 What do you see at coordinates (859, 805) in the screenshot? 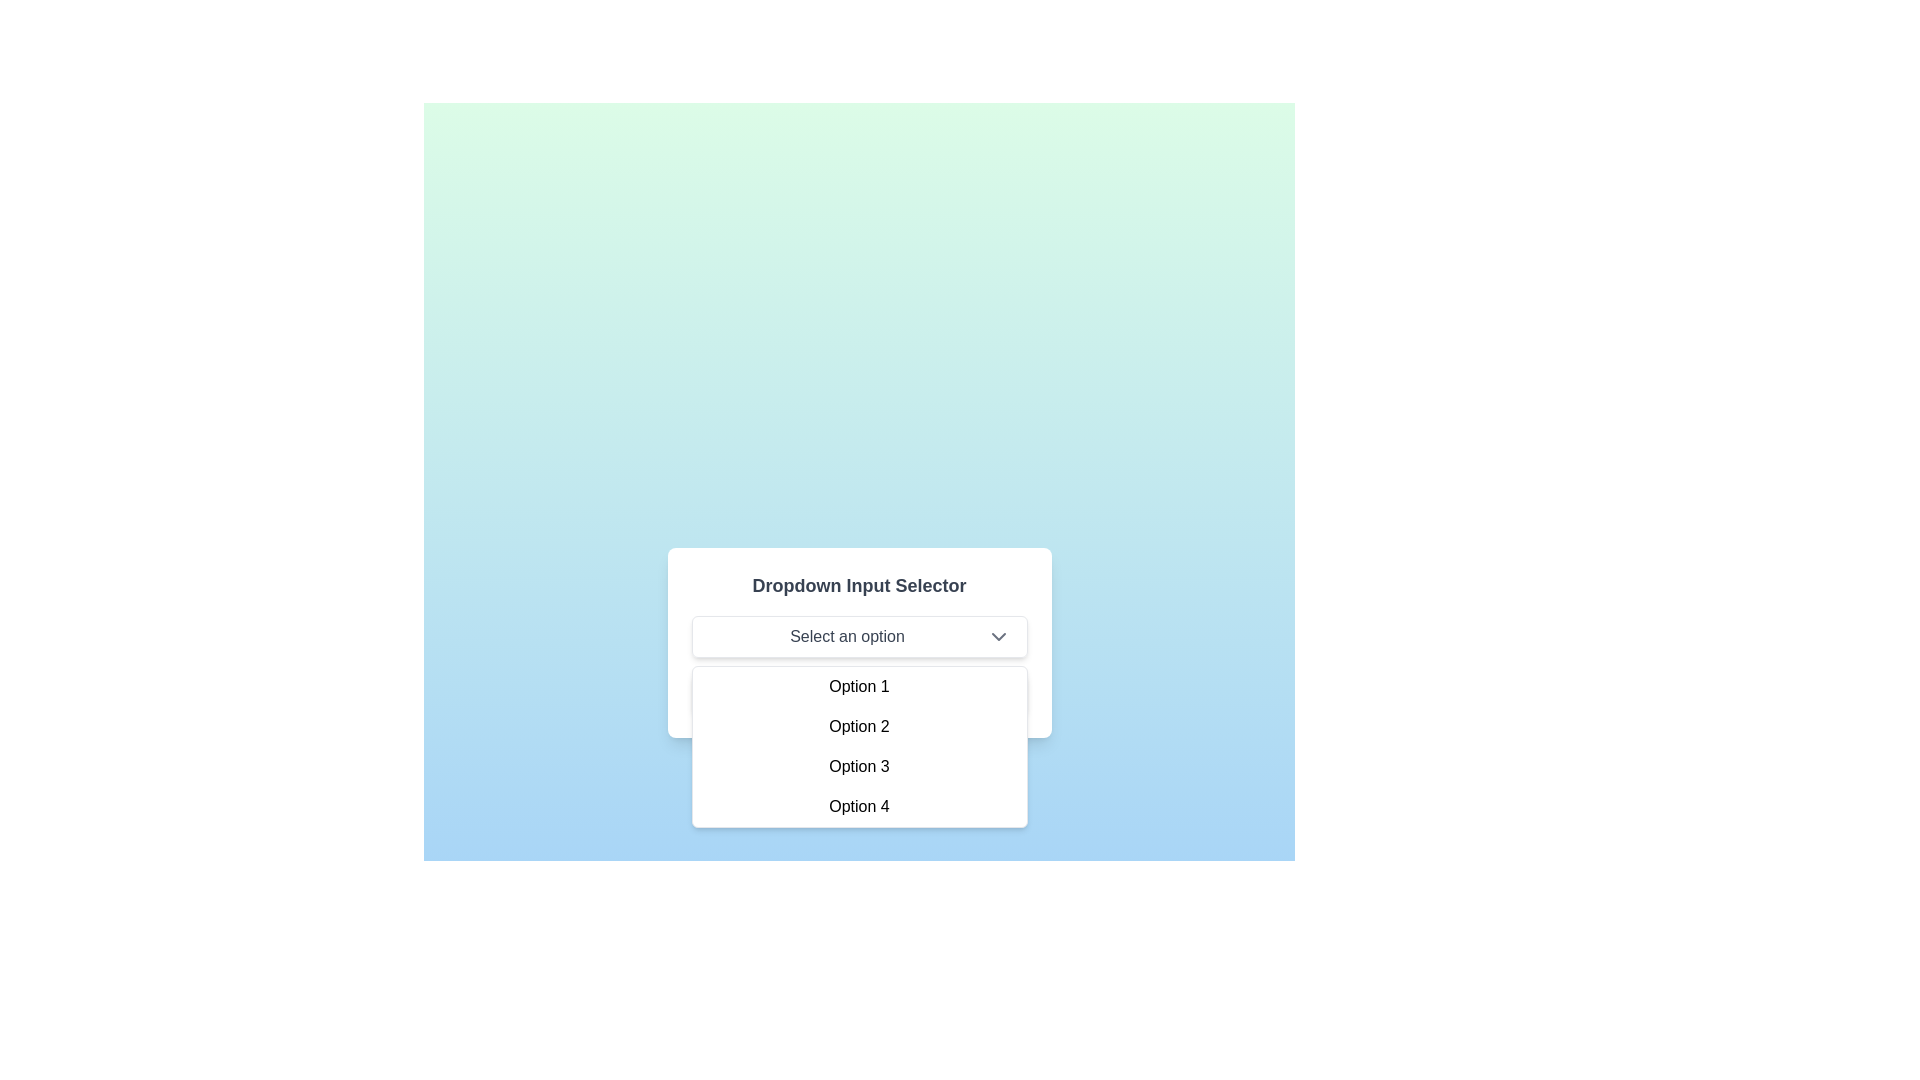
I see `to select the list item labeled 'Option 4' in the dropdown menu` at bounding box center [859, 805].